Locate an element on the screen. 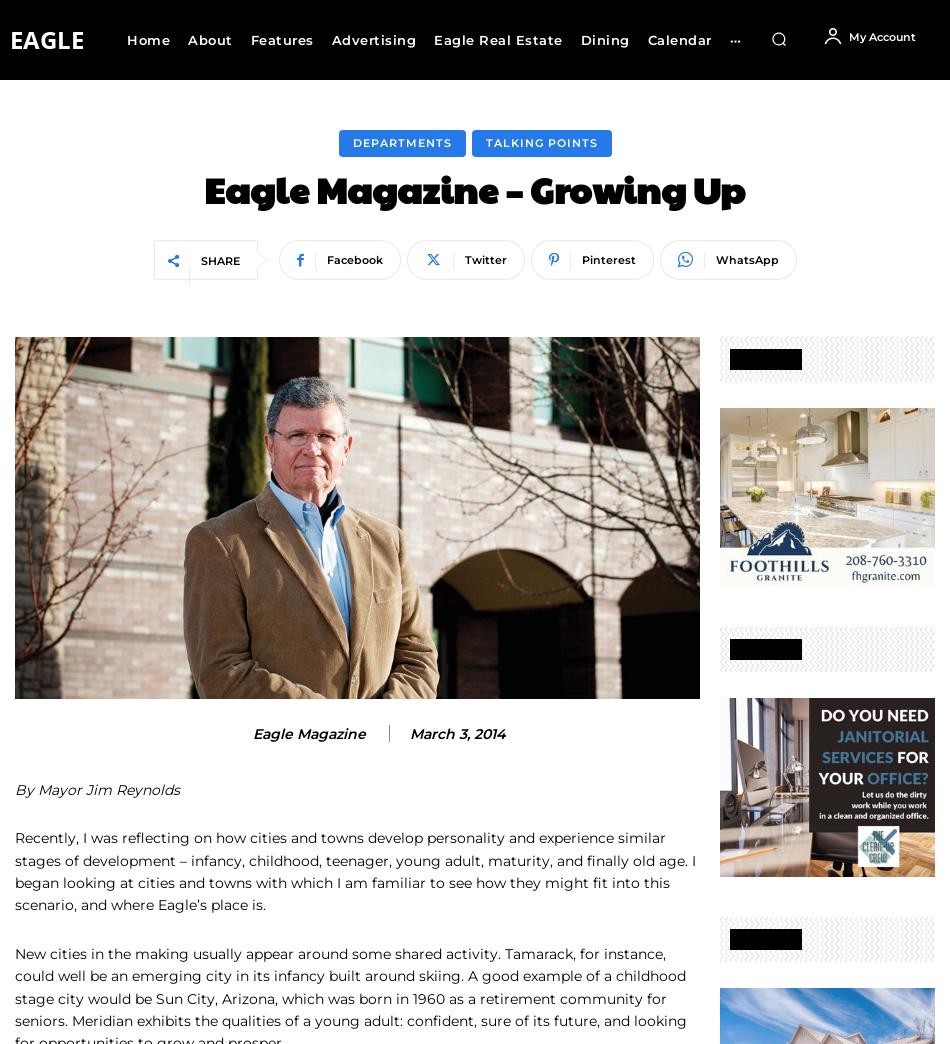  'Features' is located at coordinates (280, 38).